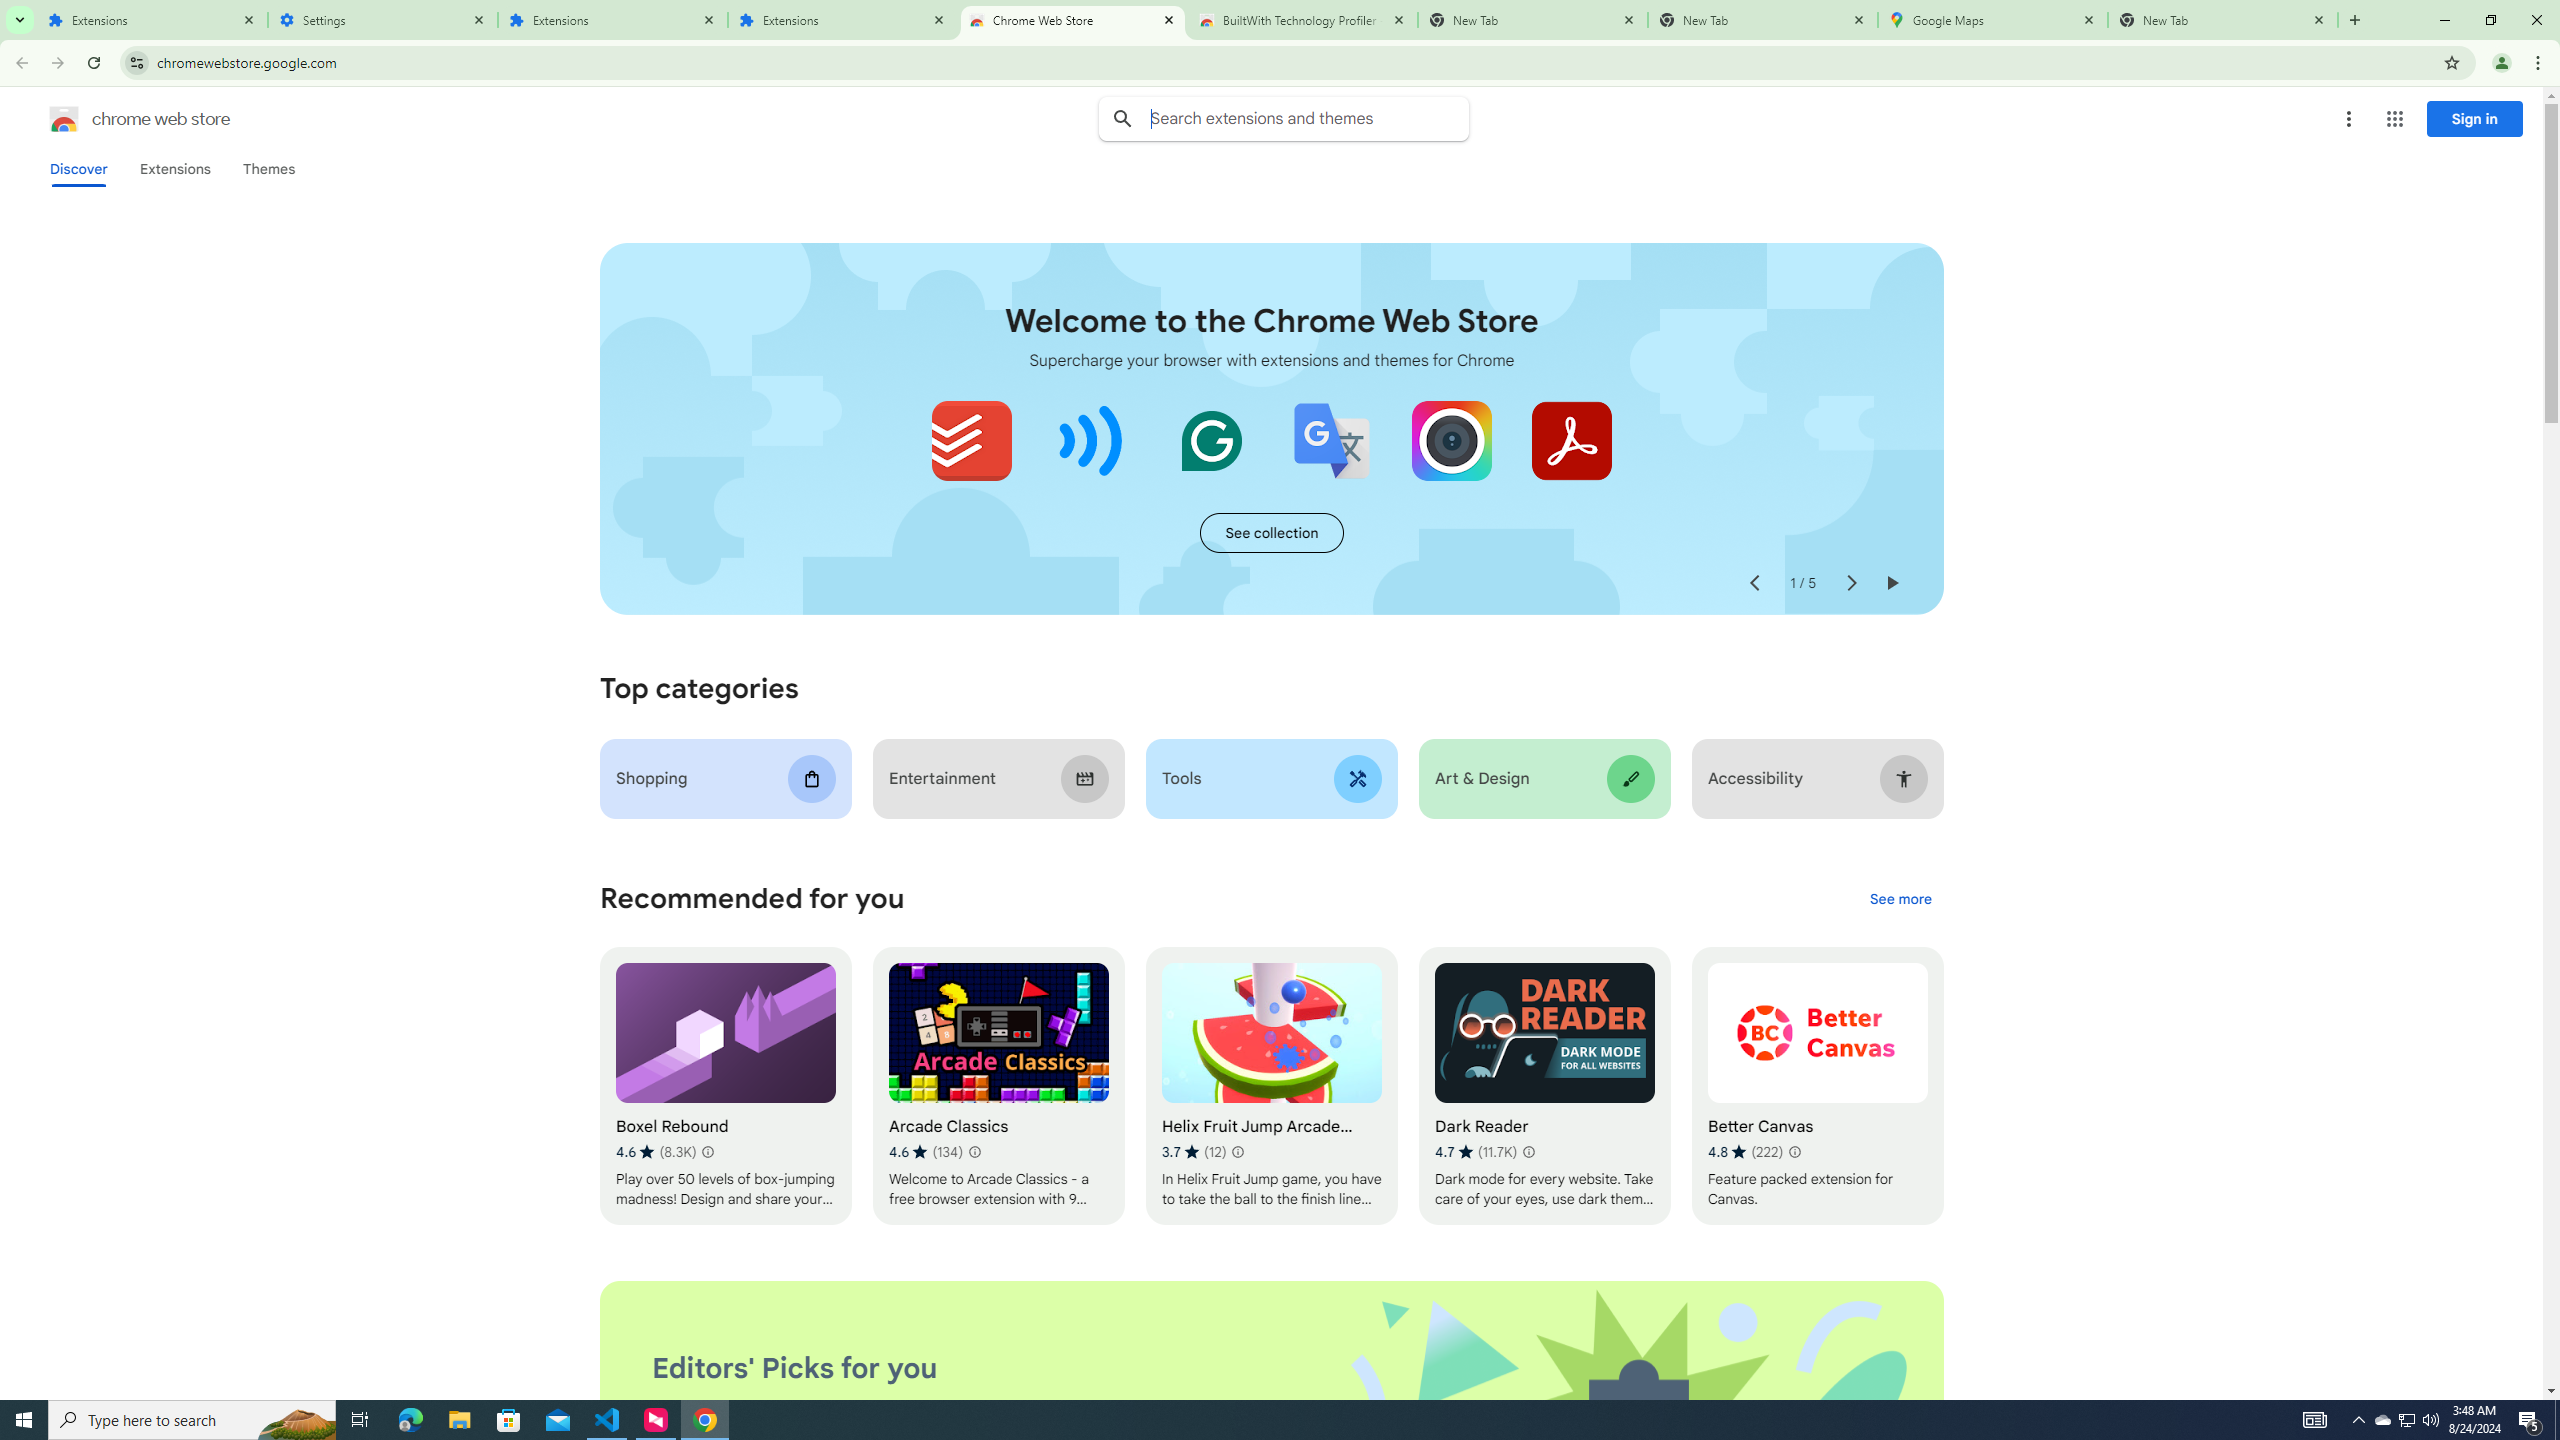 The width and height of the screenshot is (2560, 1440). I want to click on 'Settings', so click(382, 19).